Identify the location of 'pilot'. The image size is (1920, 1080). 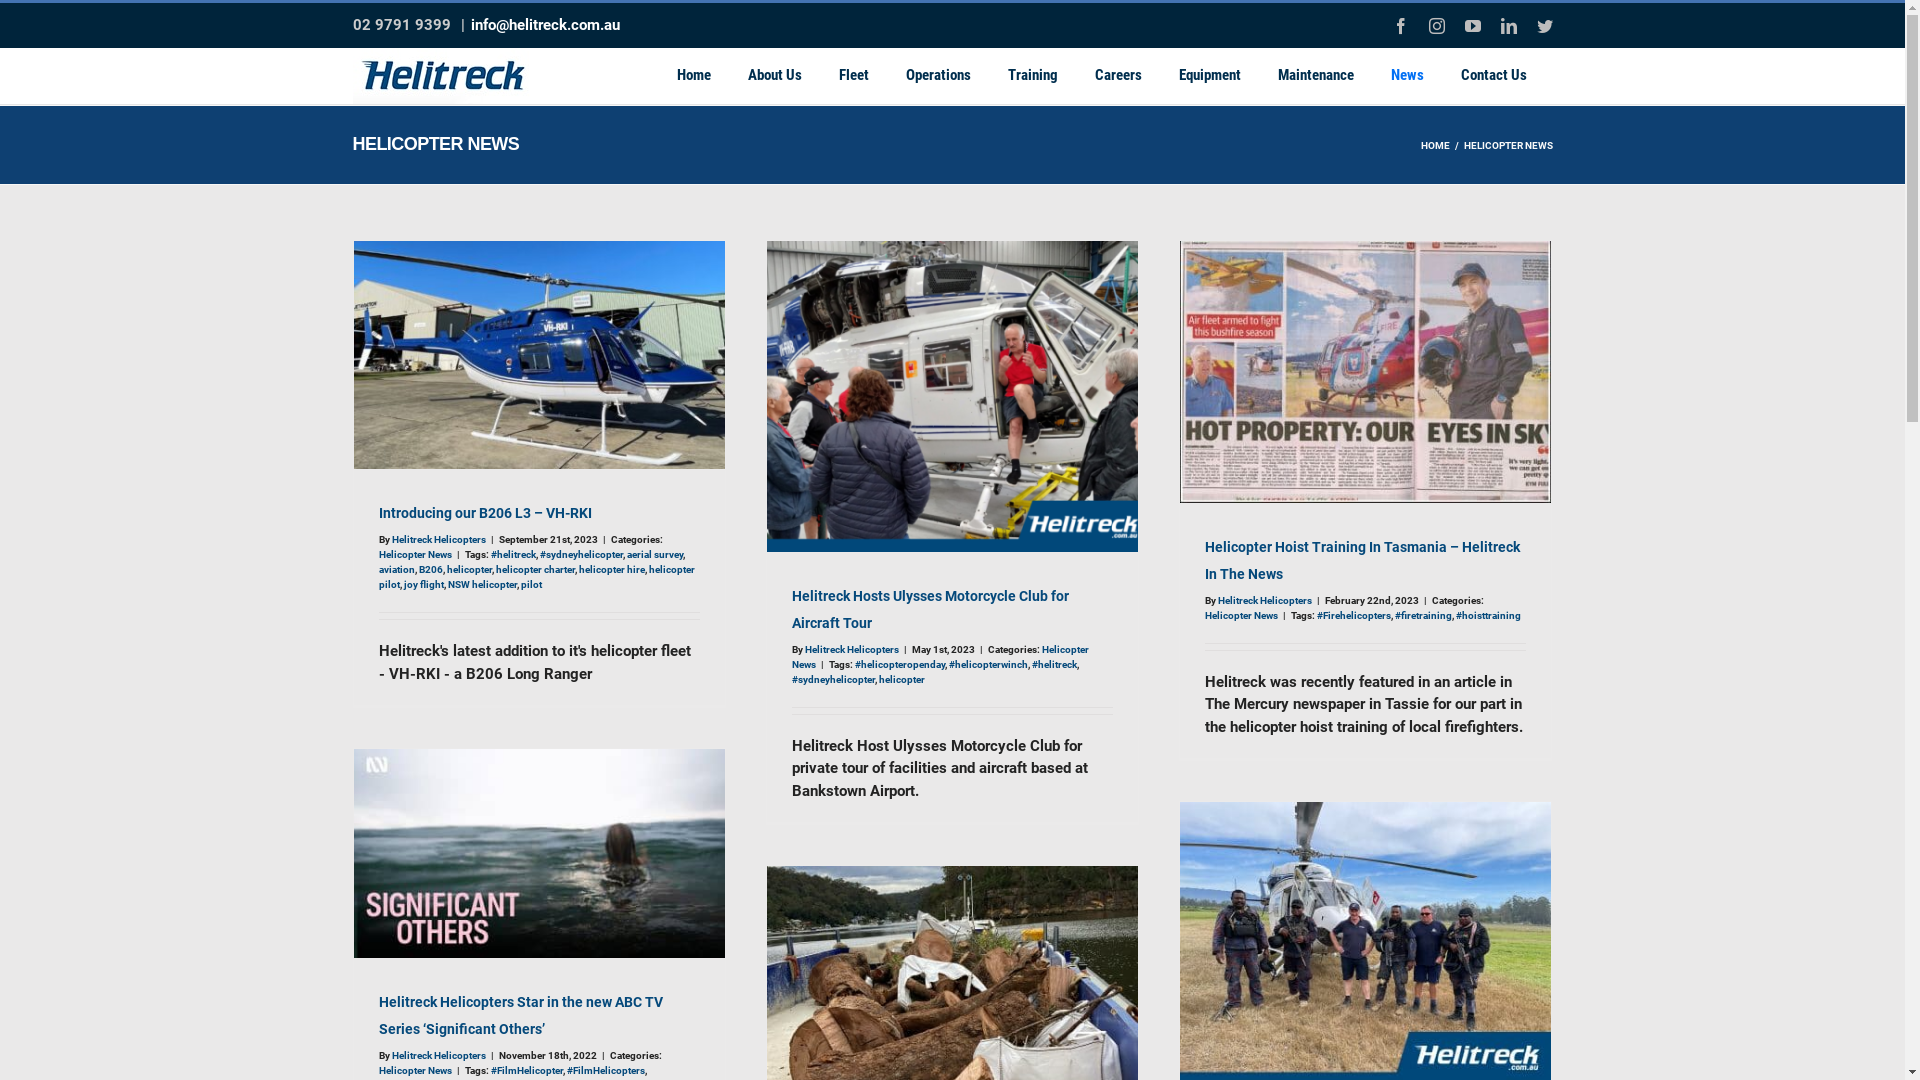
(530, 584).